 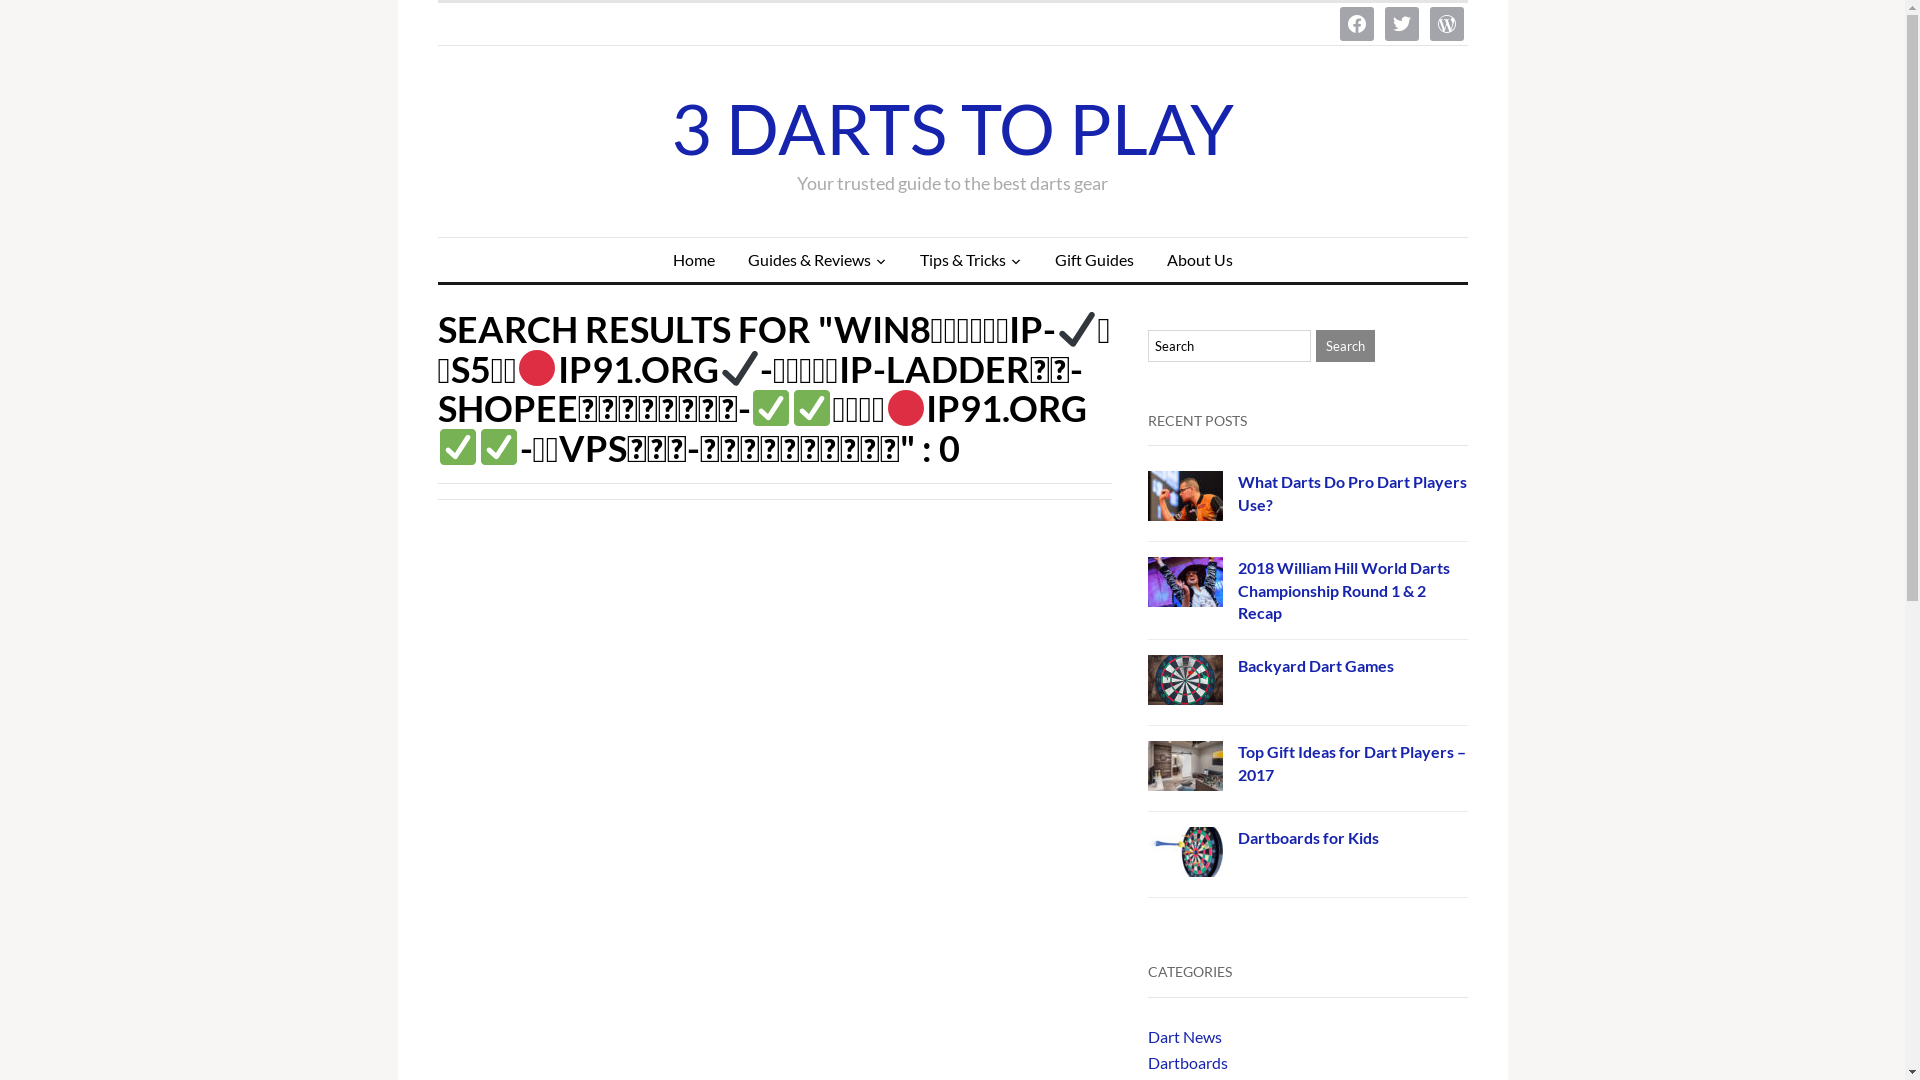 I want to click on 'Dartboards for Kids', so click(x=1308, y=837).